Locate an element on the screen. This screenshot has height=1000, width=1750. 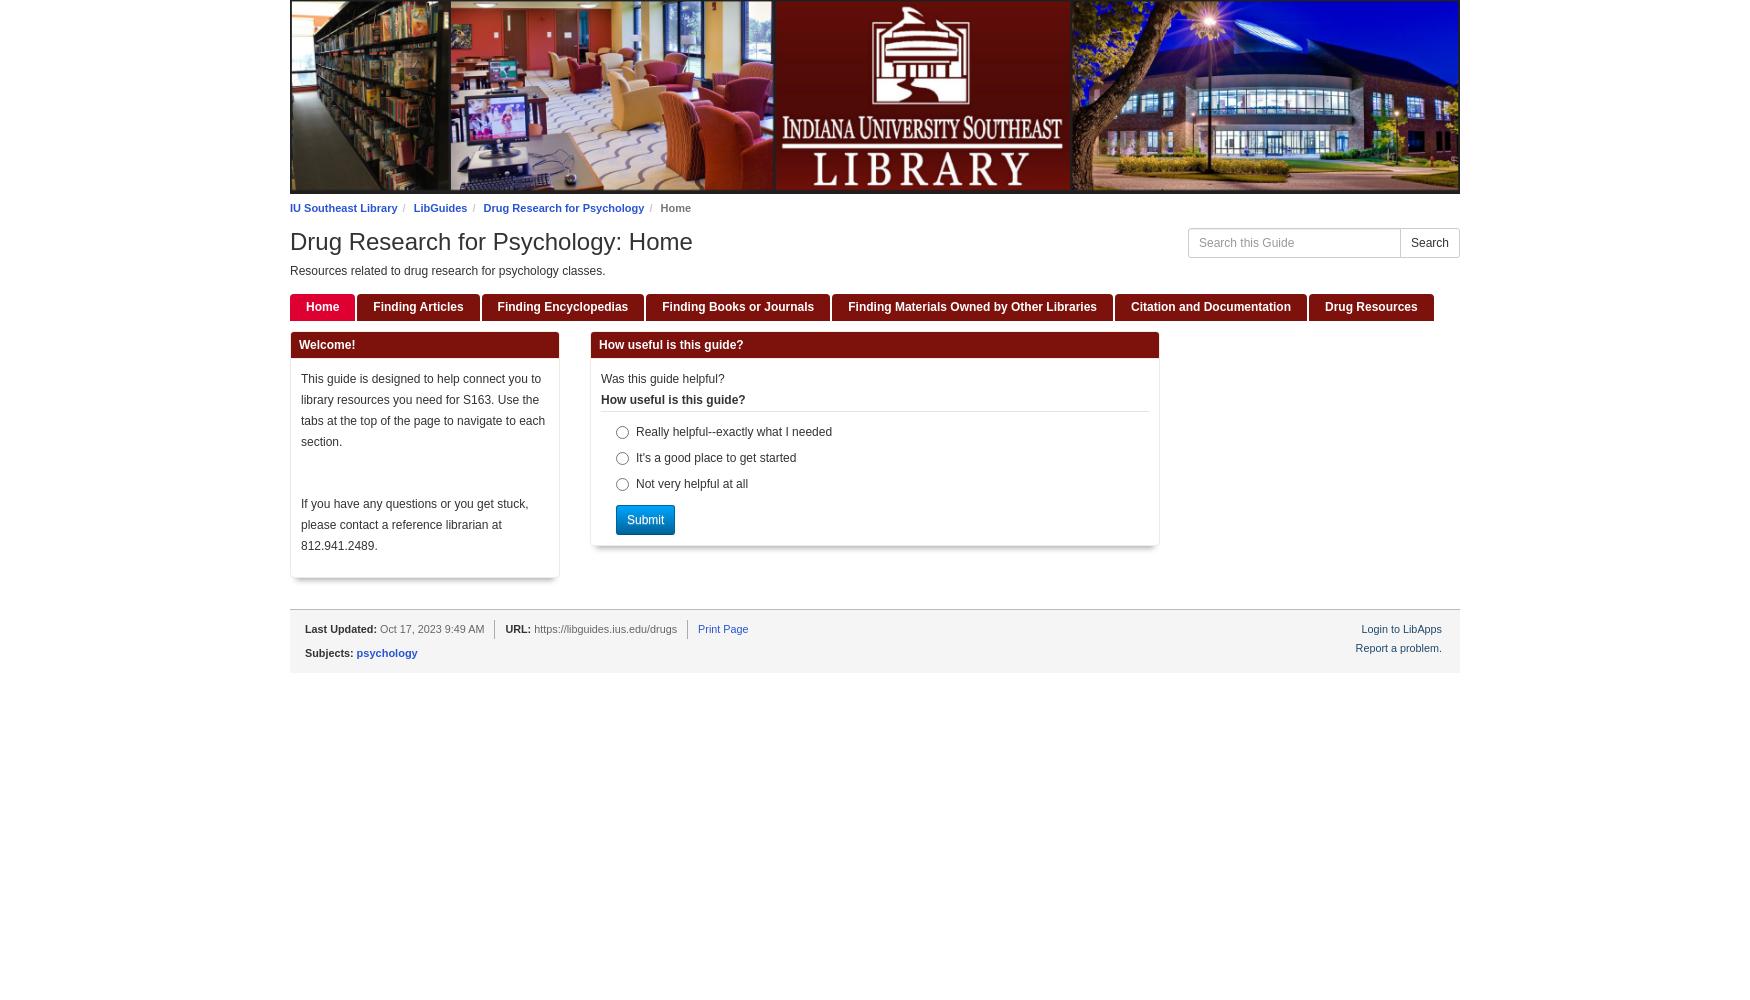
'Resources related to drug research for psychology classes.' is located at coordinates (447, 271).